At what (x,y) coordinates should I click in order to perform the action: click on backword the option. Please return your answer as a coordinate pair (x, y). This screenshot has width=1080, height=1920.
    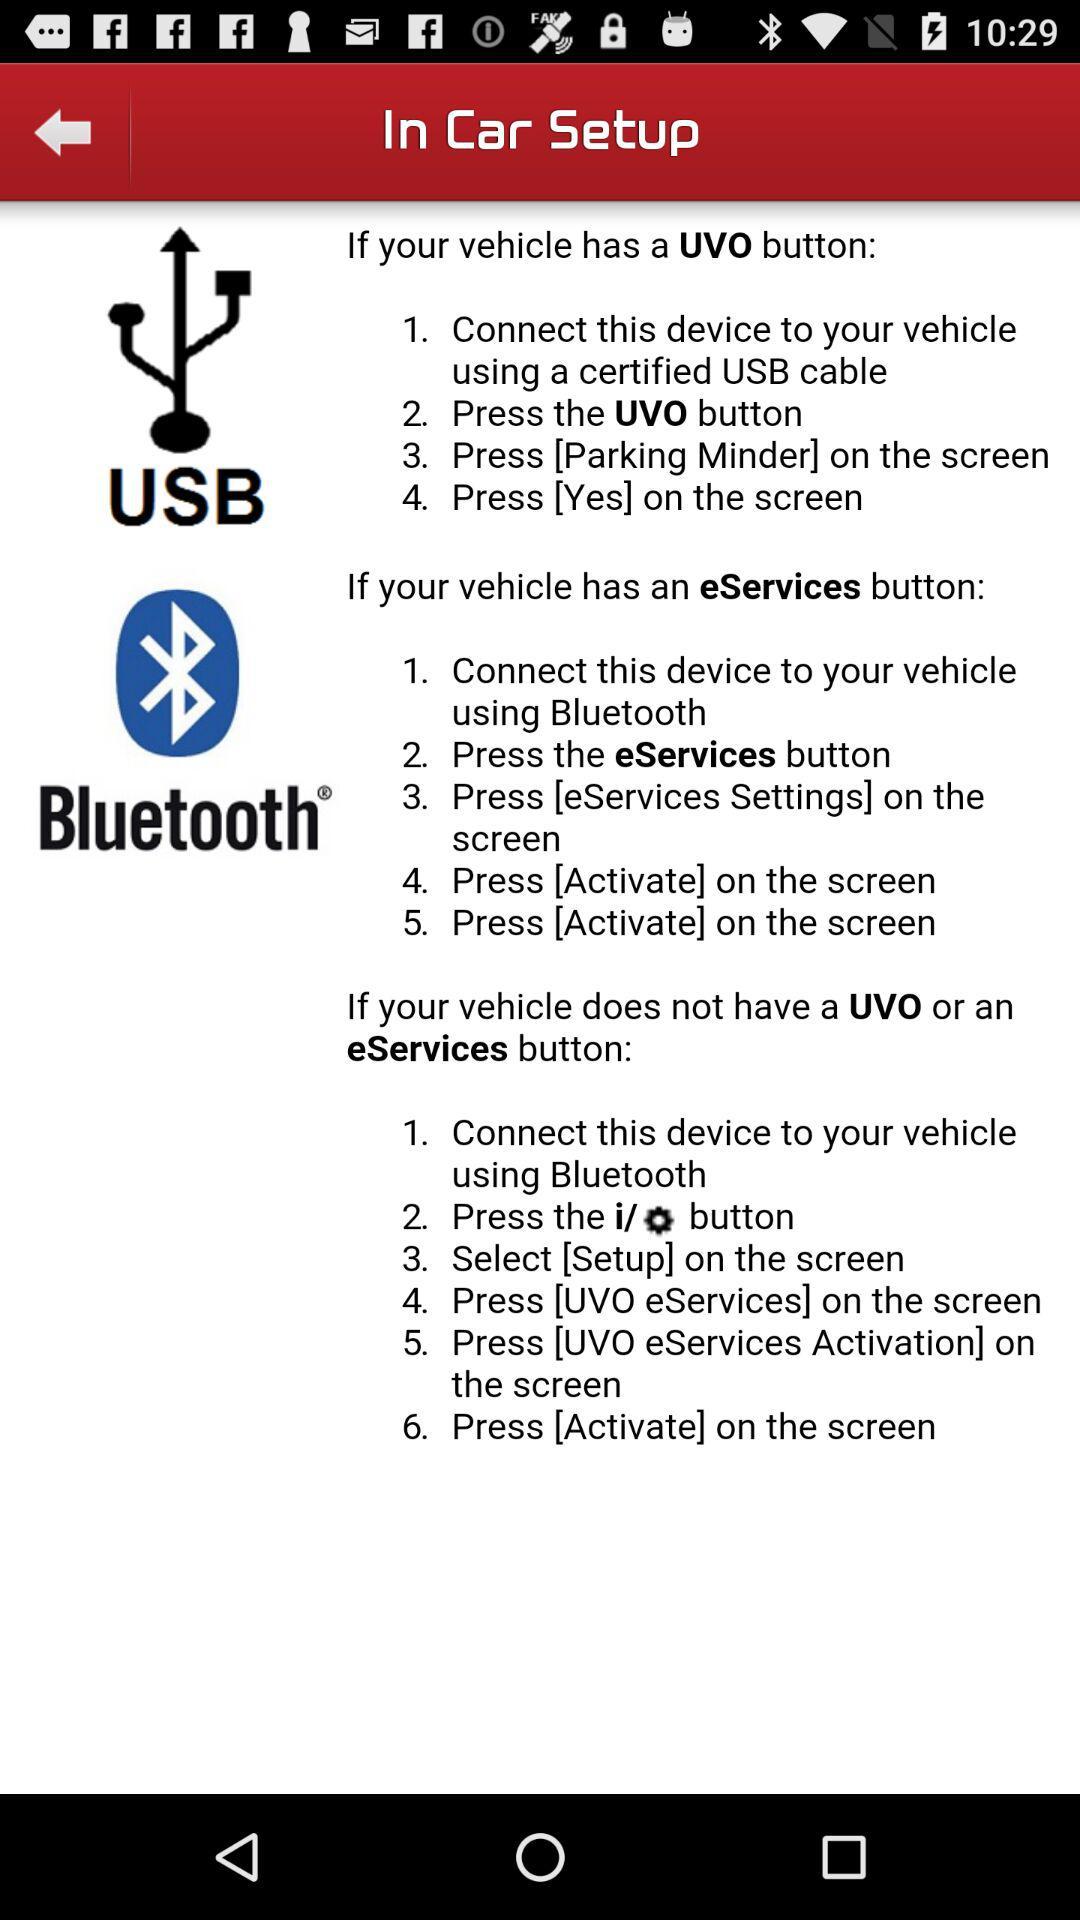
    Looking at the image, I should click on (64, 144).